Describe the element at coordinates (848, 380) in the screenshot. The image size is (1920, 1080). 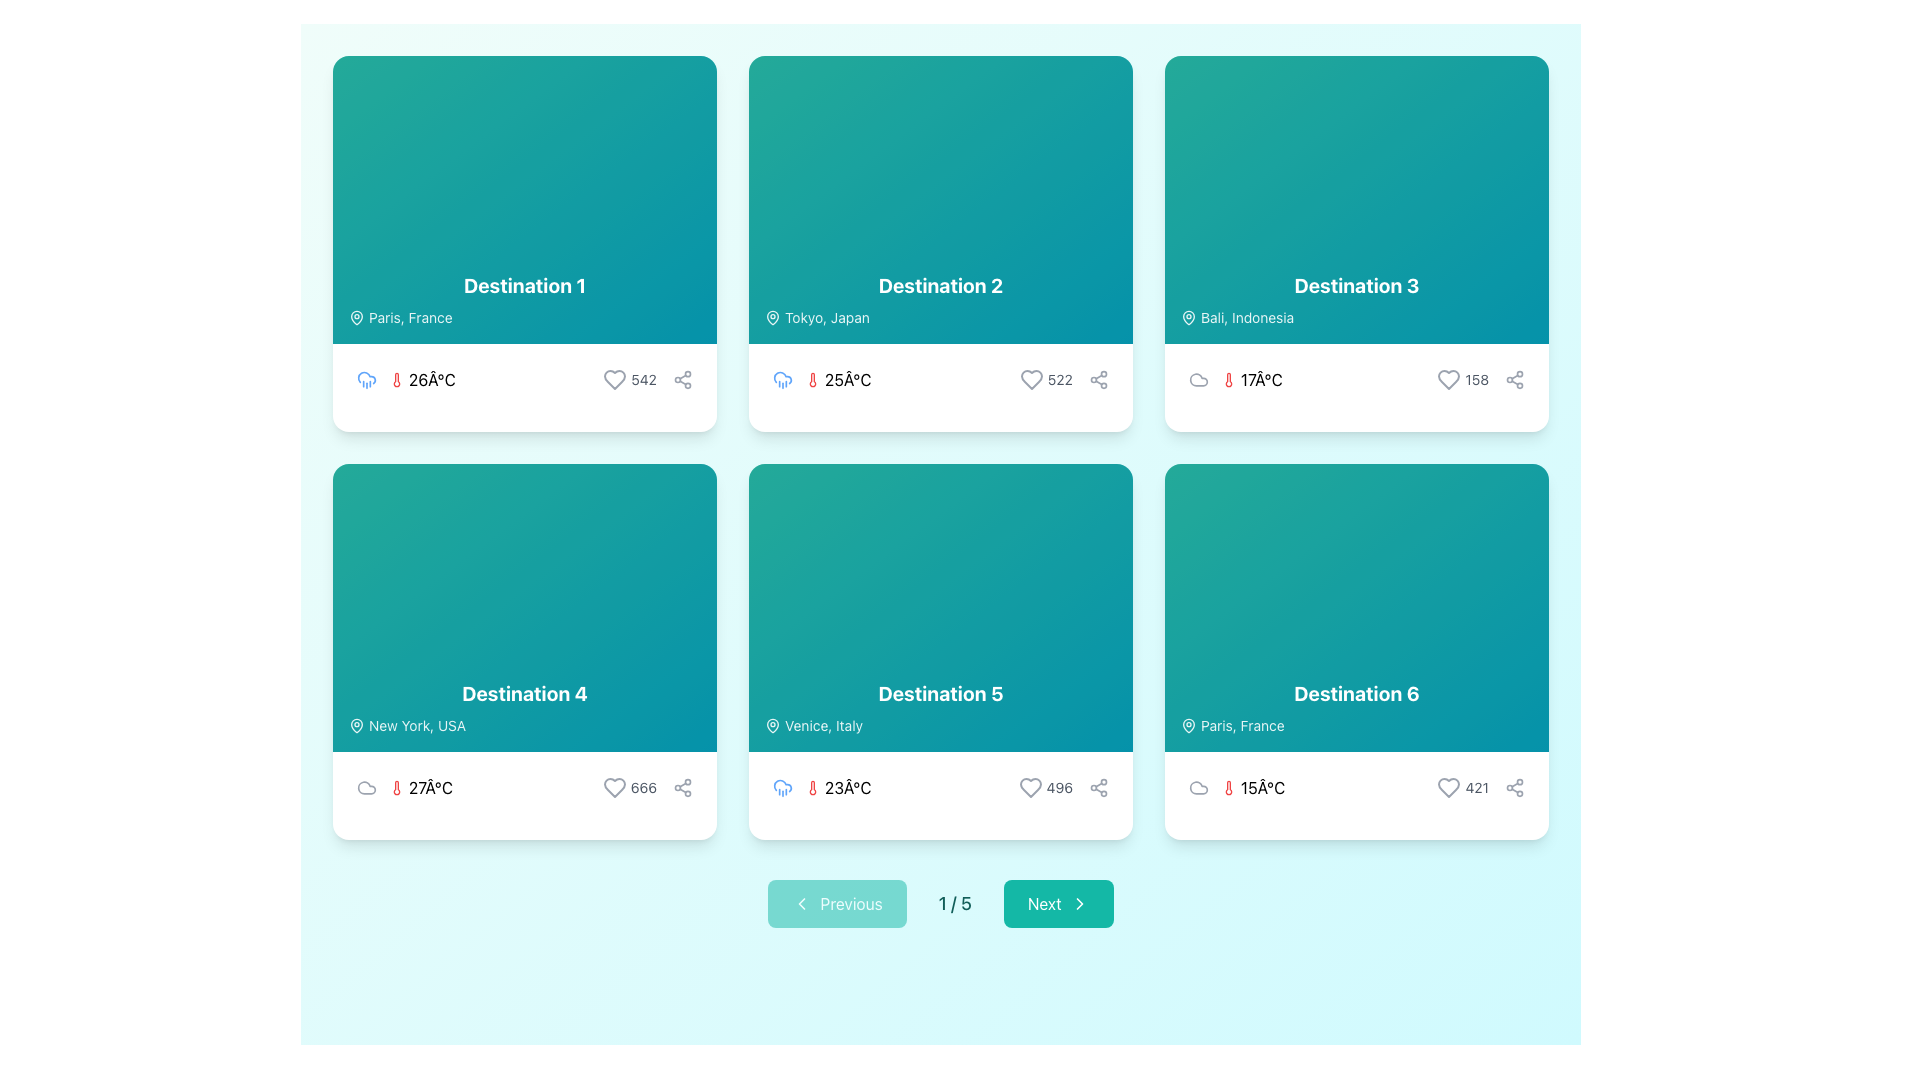
I see `the text label displaying '25Â°C', which is located to the right of a red thermometer icon within the second card labeled 'Destination 2'` at that location.